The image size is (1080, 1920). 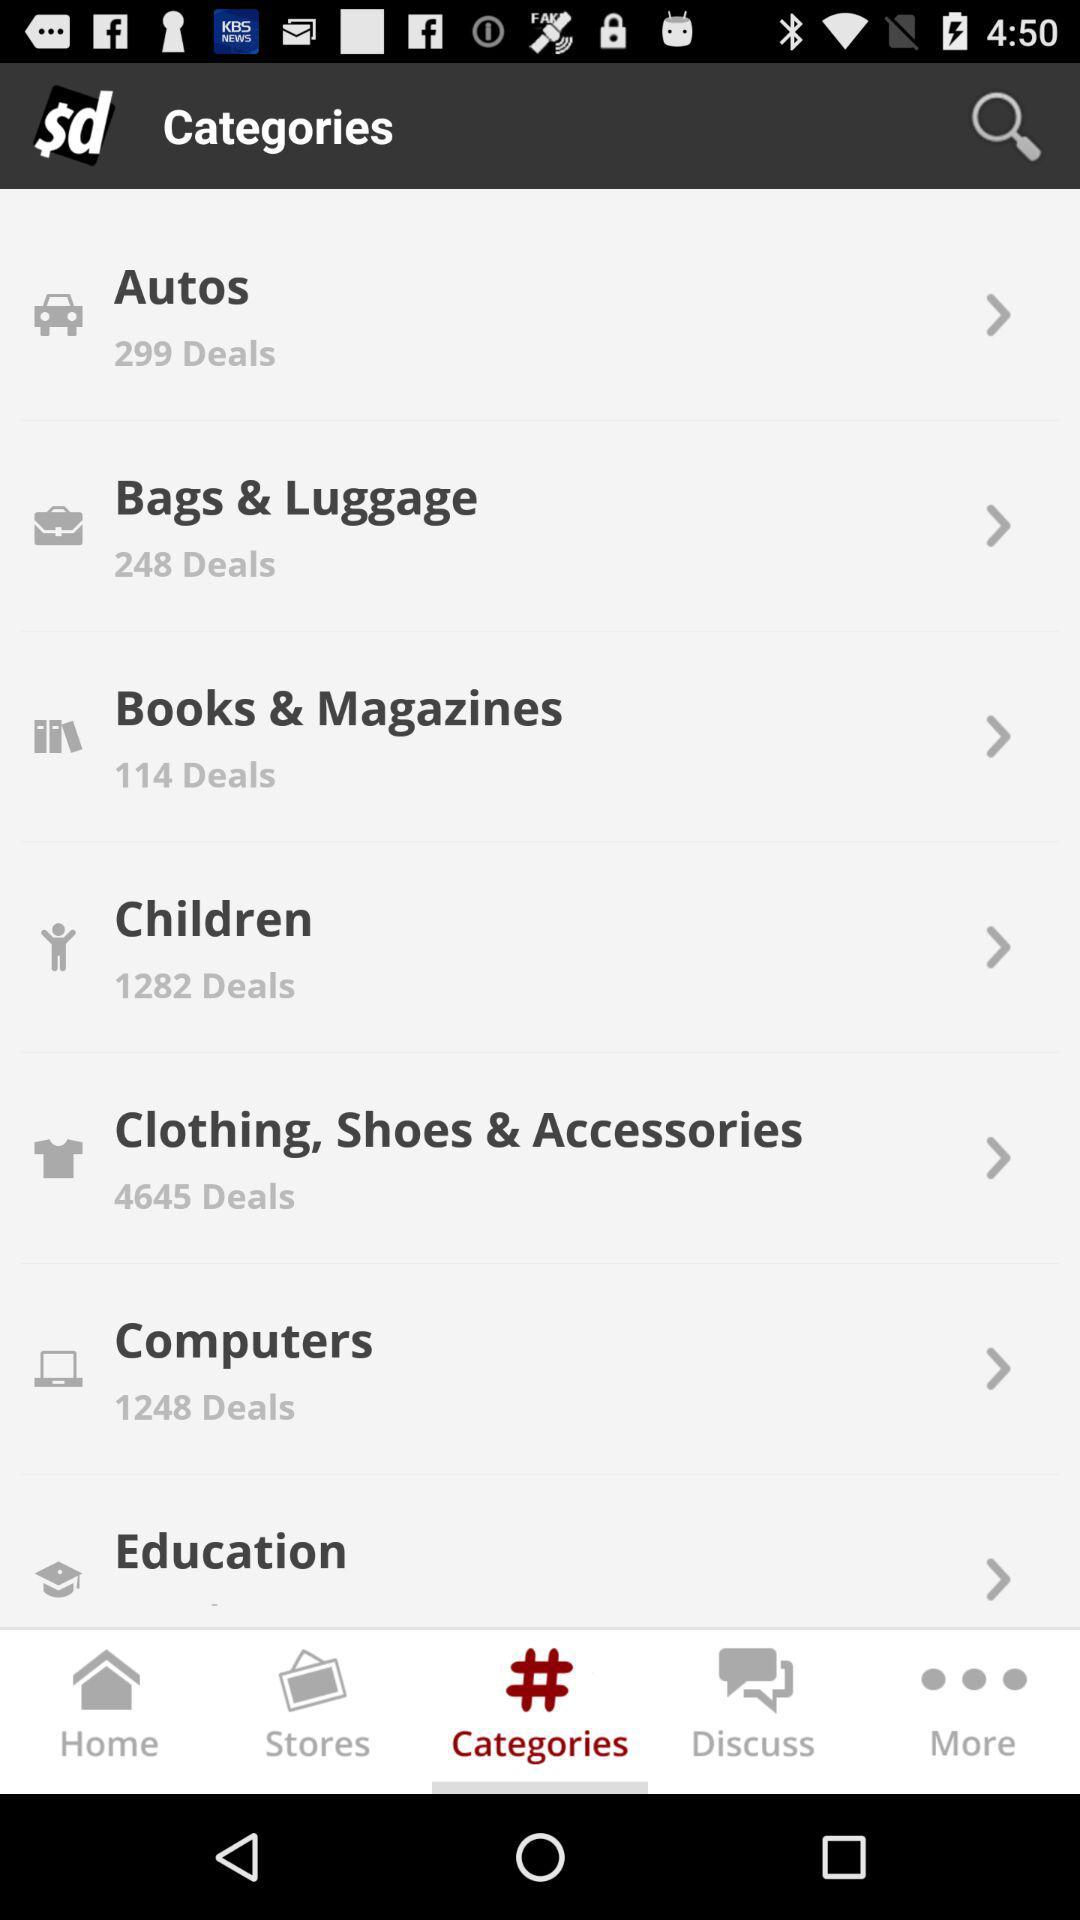 What do you see at coordinates (756, 1715) in the screenshot?
I see `discuss` at bounding box center [756, 1715].